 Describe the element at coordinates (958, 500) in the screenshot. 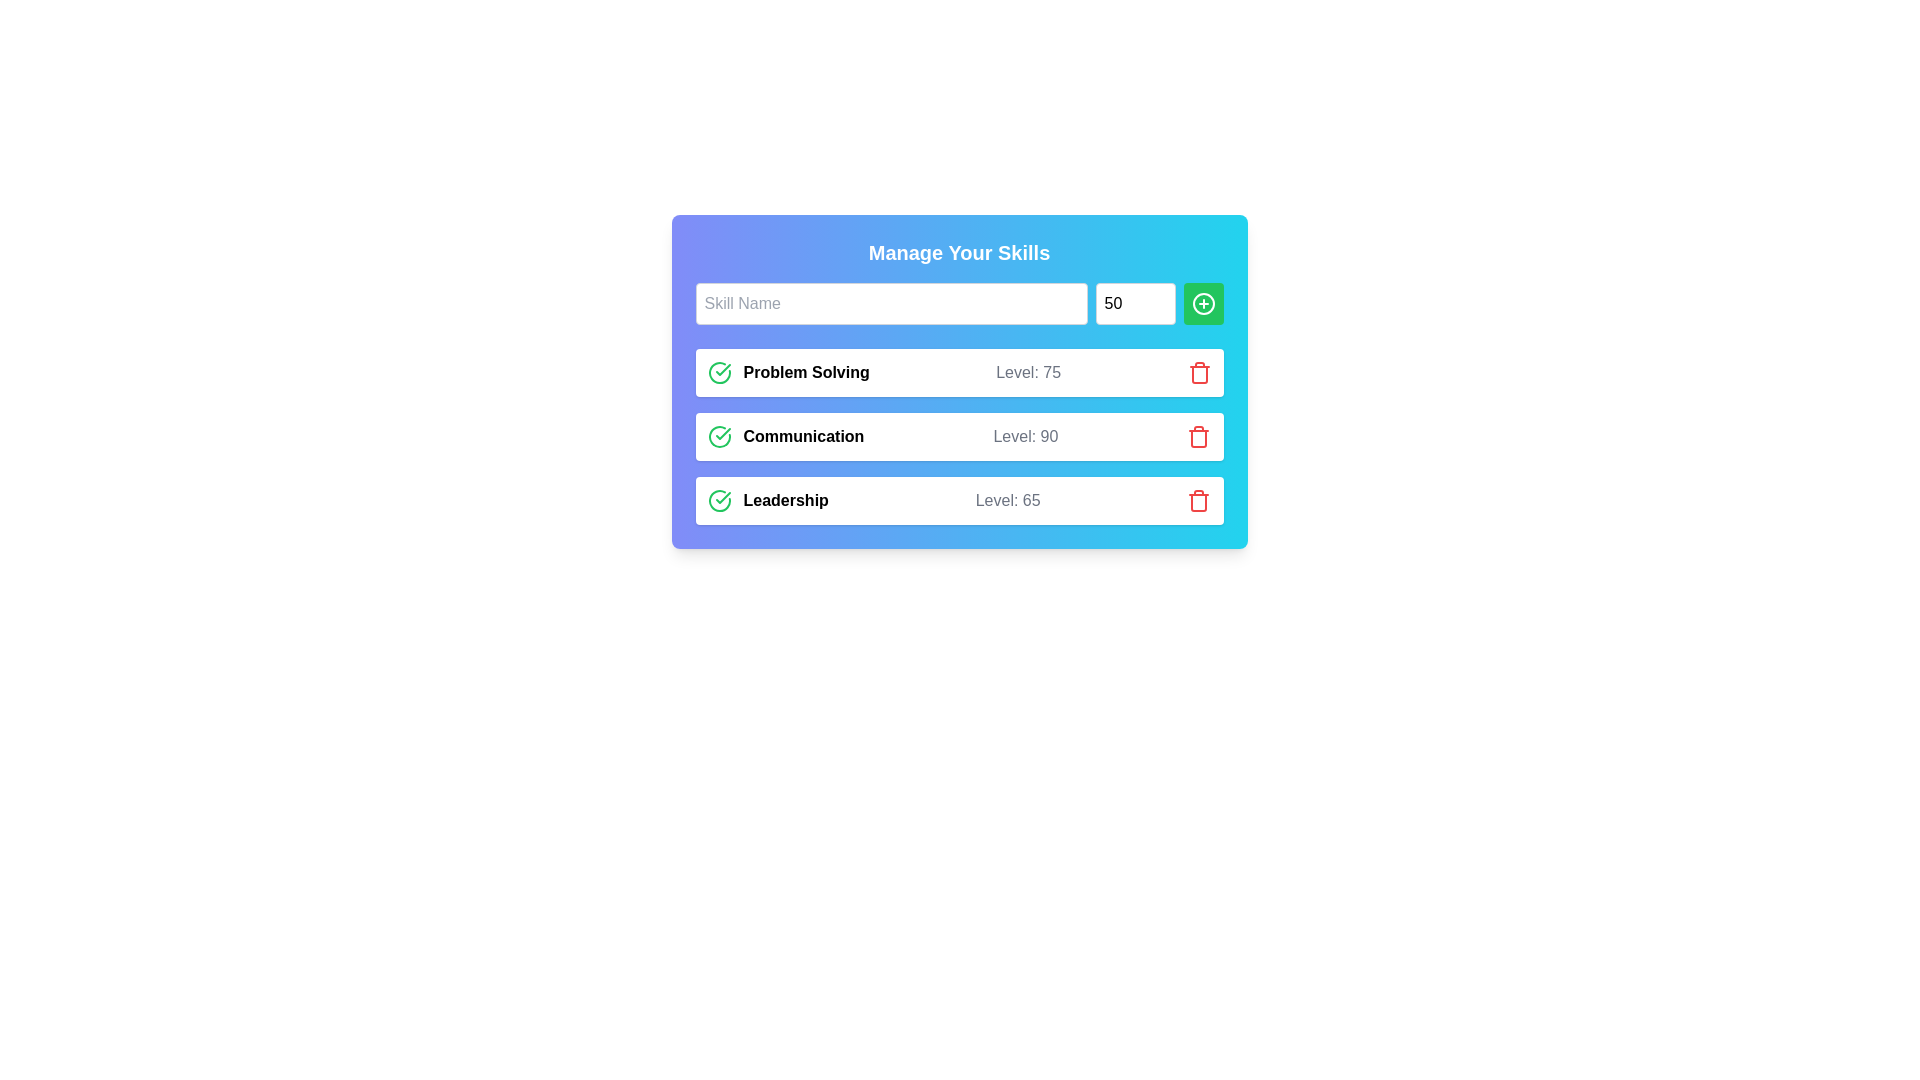

I see `skill level information displayed in the Skill item labeled 'Leadership', which shows 'Level: 65' in gray color` at that location.